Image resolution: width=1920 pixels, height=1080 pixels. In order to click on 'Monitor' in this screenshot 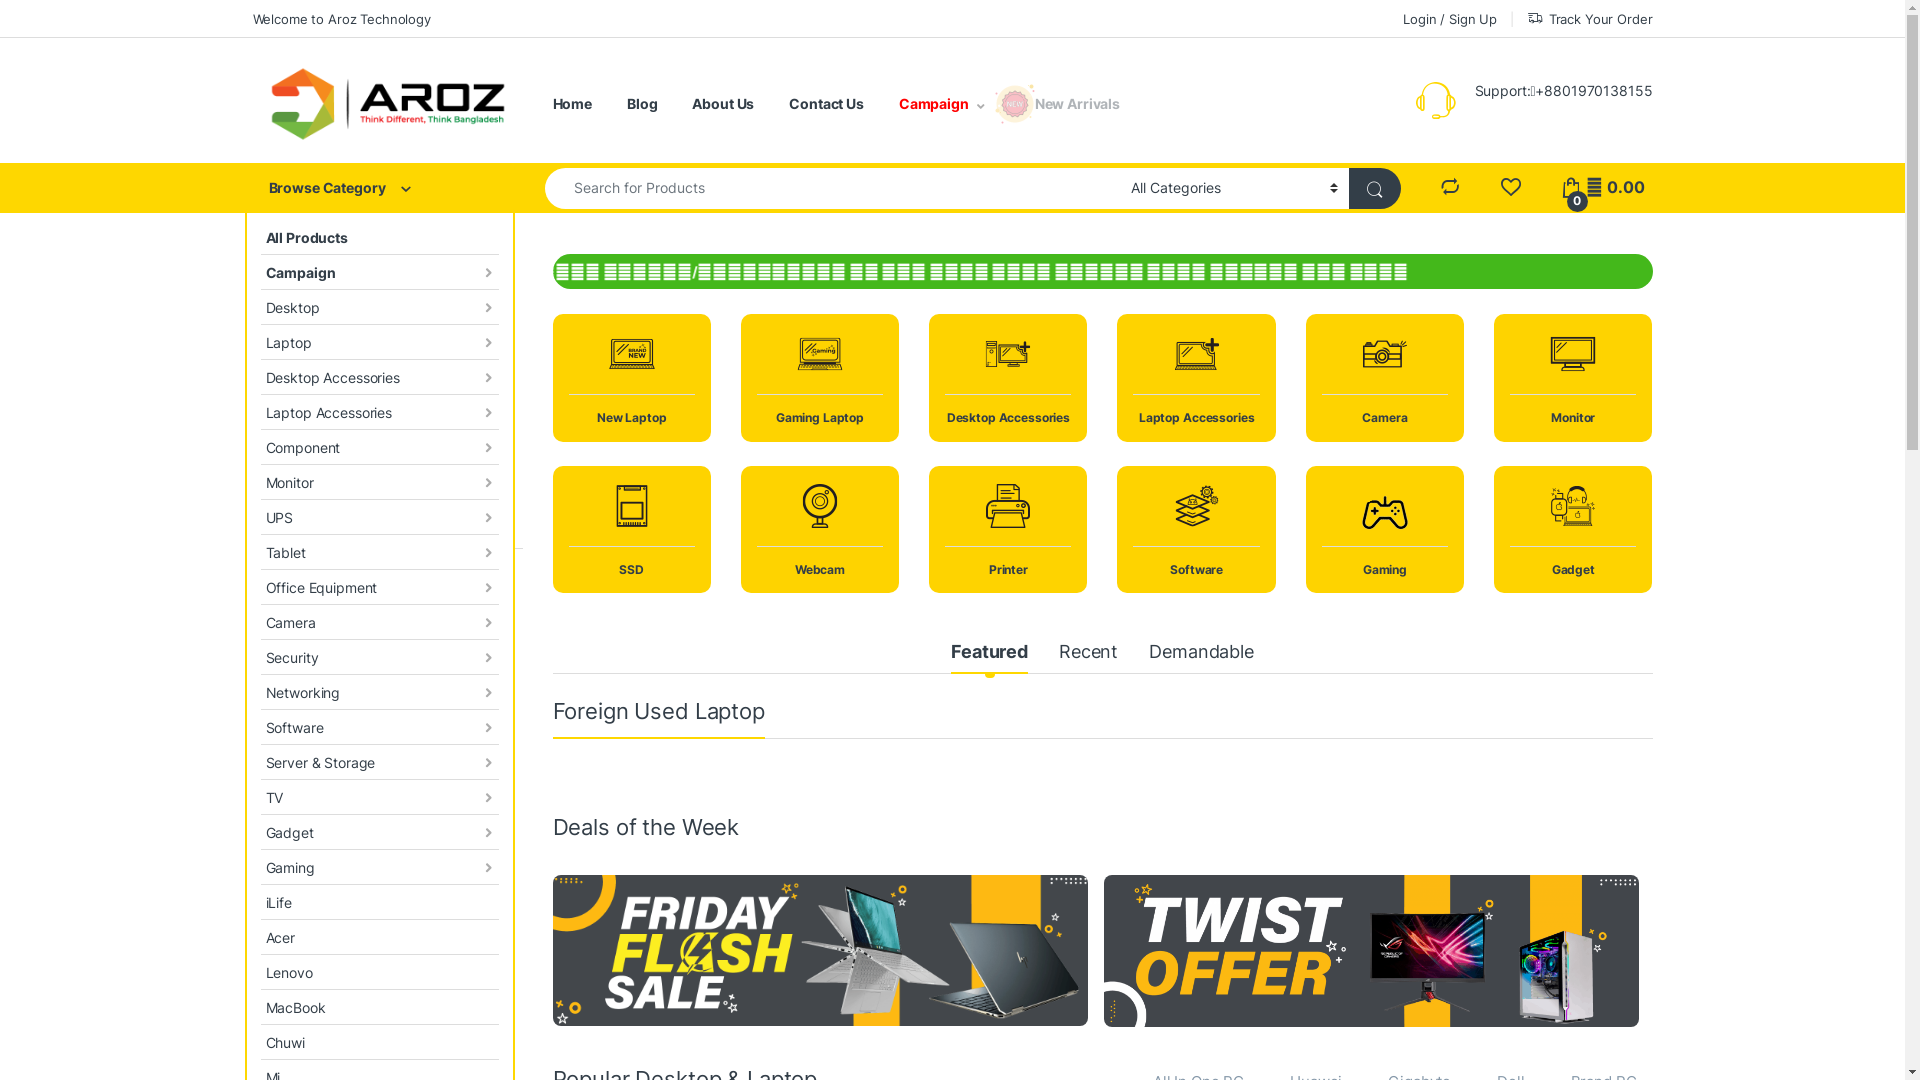, I will do `click(379, 482)`.